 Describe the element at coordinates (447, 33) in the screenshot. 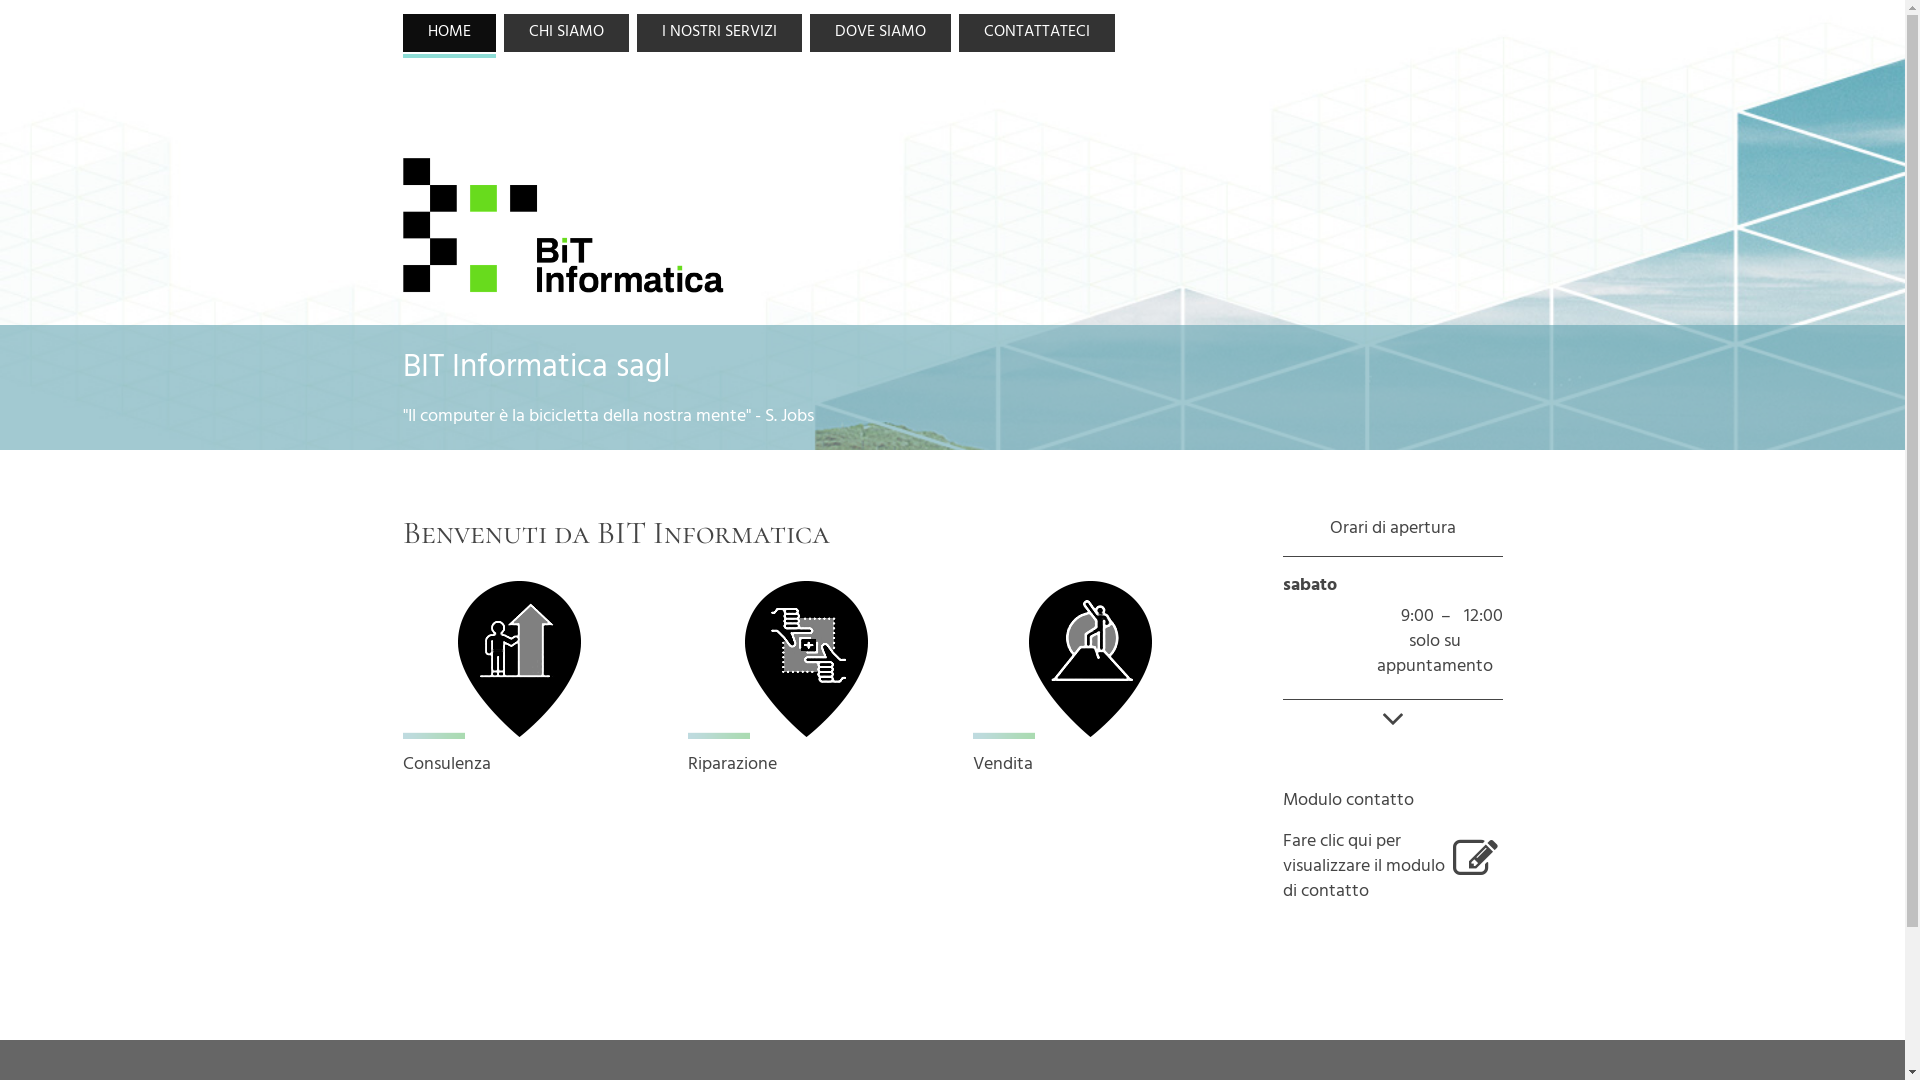

I see `'HOME'` at that location.